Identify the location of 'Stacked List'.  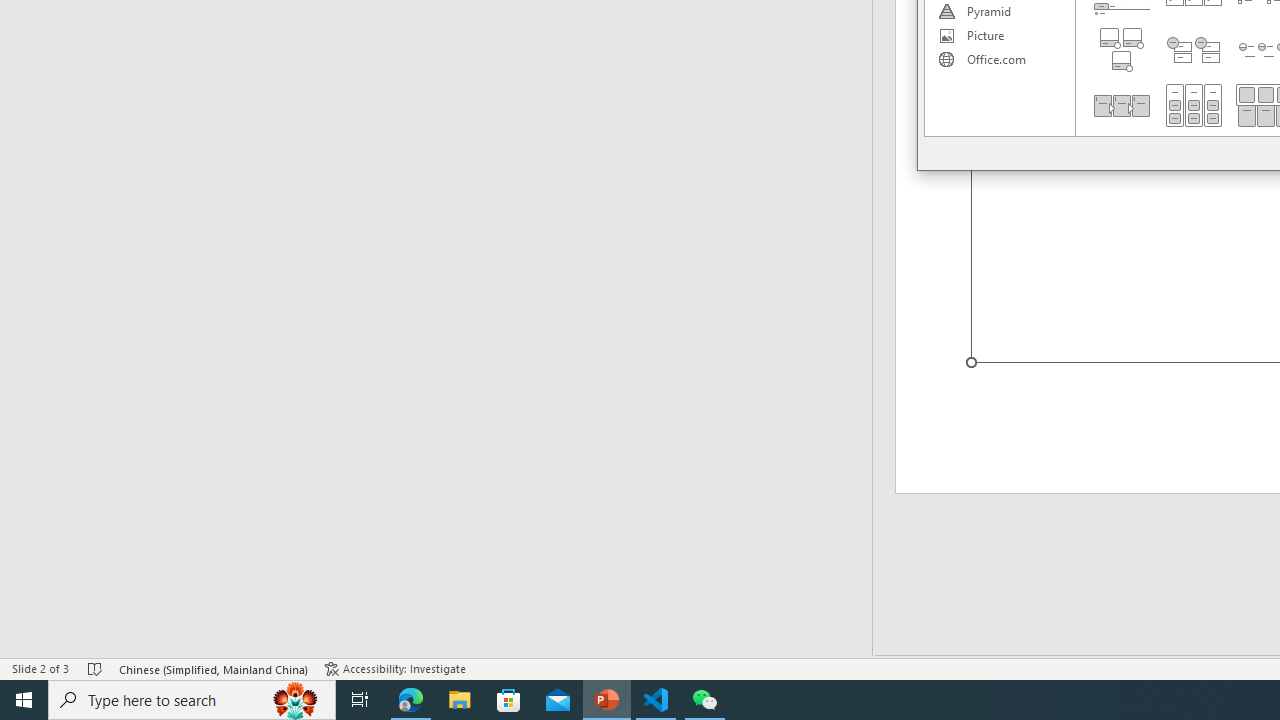
(1194, 49).